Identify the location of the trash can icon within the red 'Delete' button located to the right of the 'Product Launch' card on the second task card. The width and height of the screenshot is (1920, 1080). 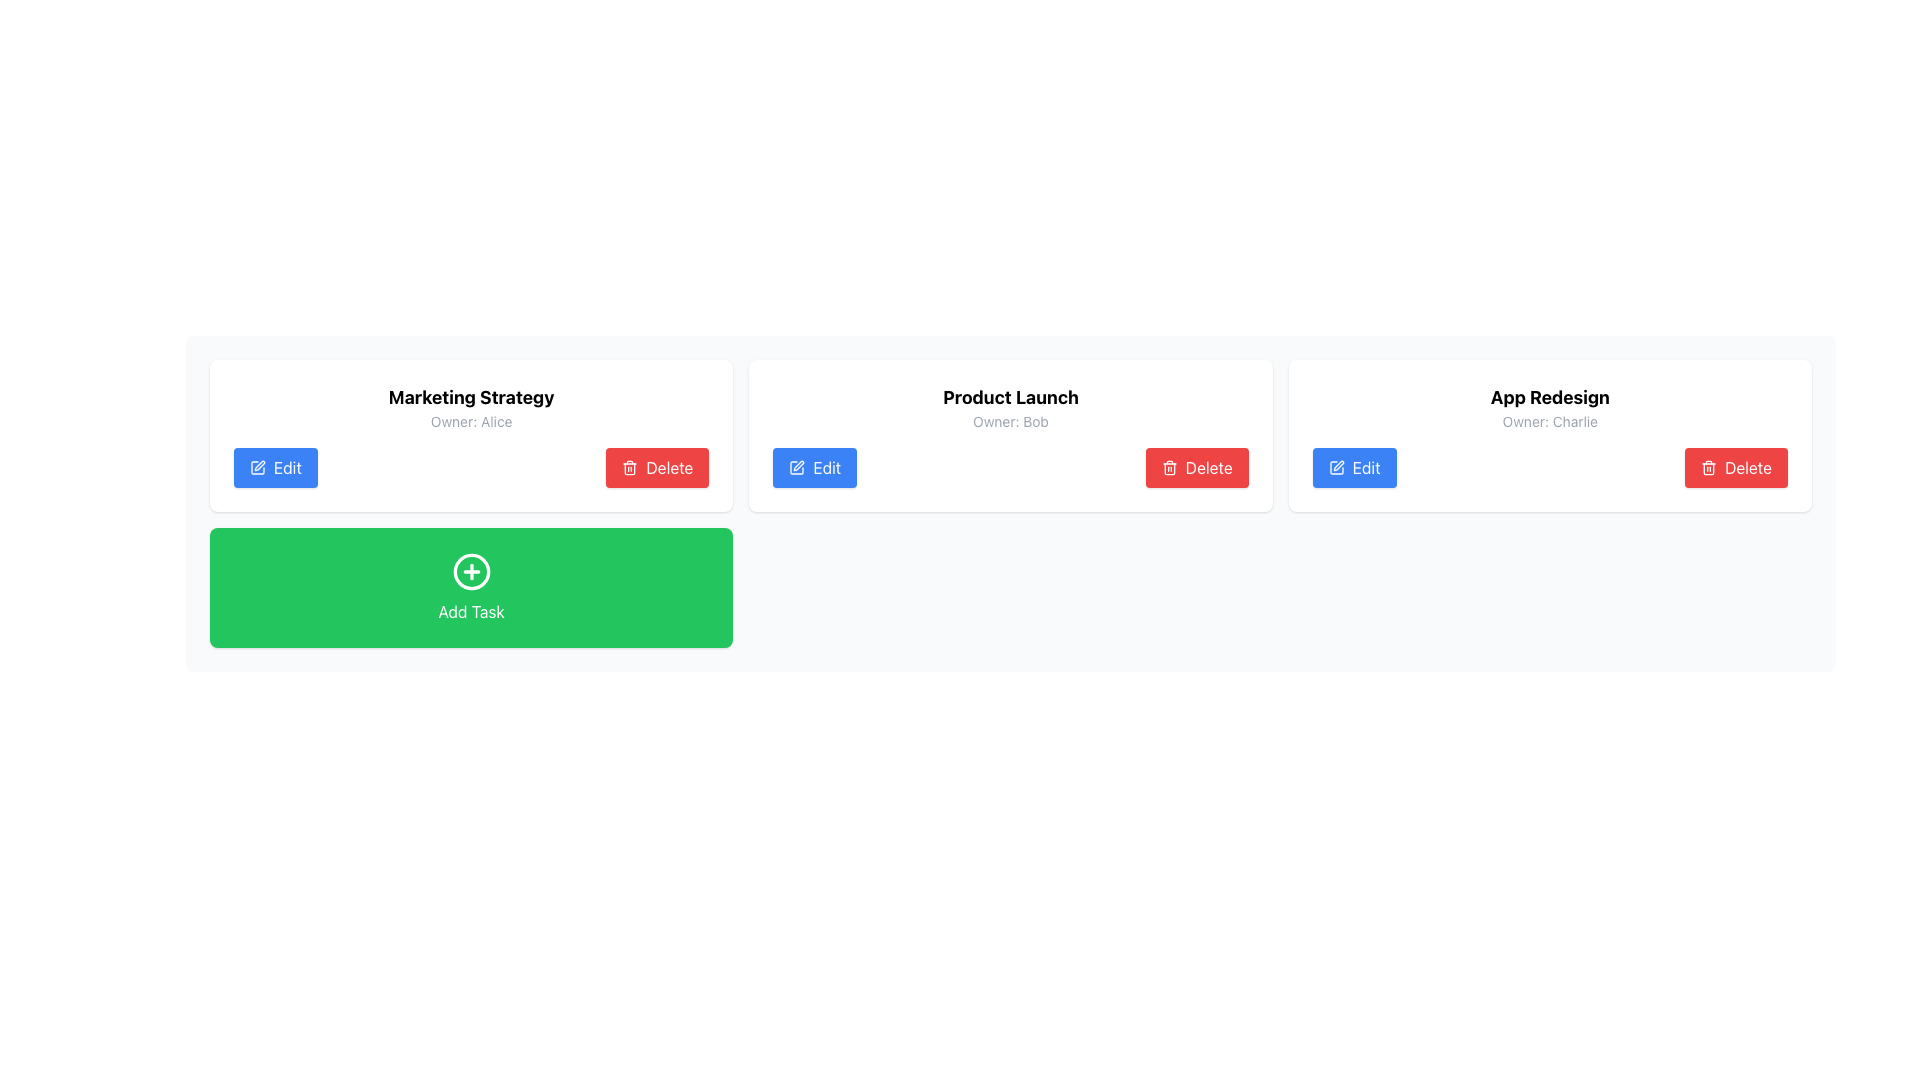
(1169, 469).